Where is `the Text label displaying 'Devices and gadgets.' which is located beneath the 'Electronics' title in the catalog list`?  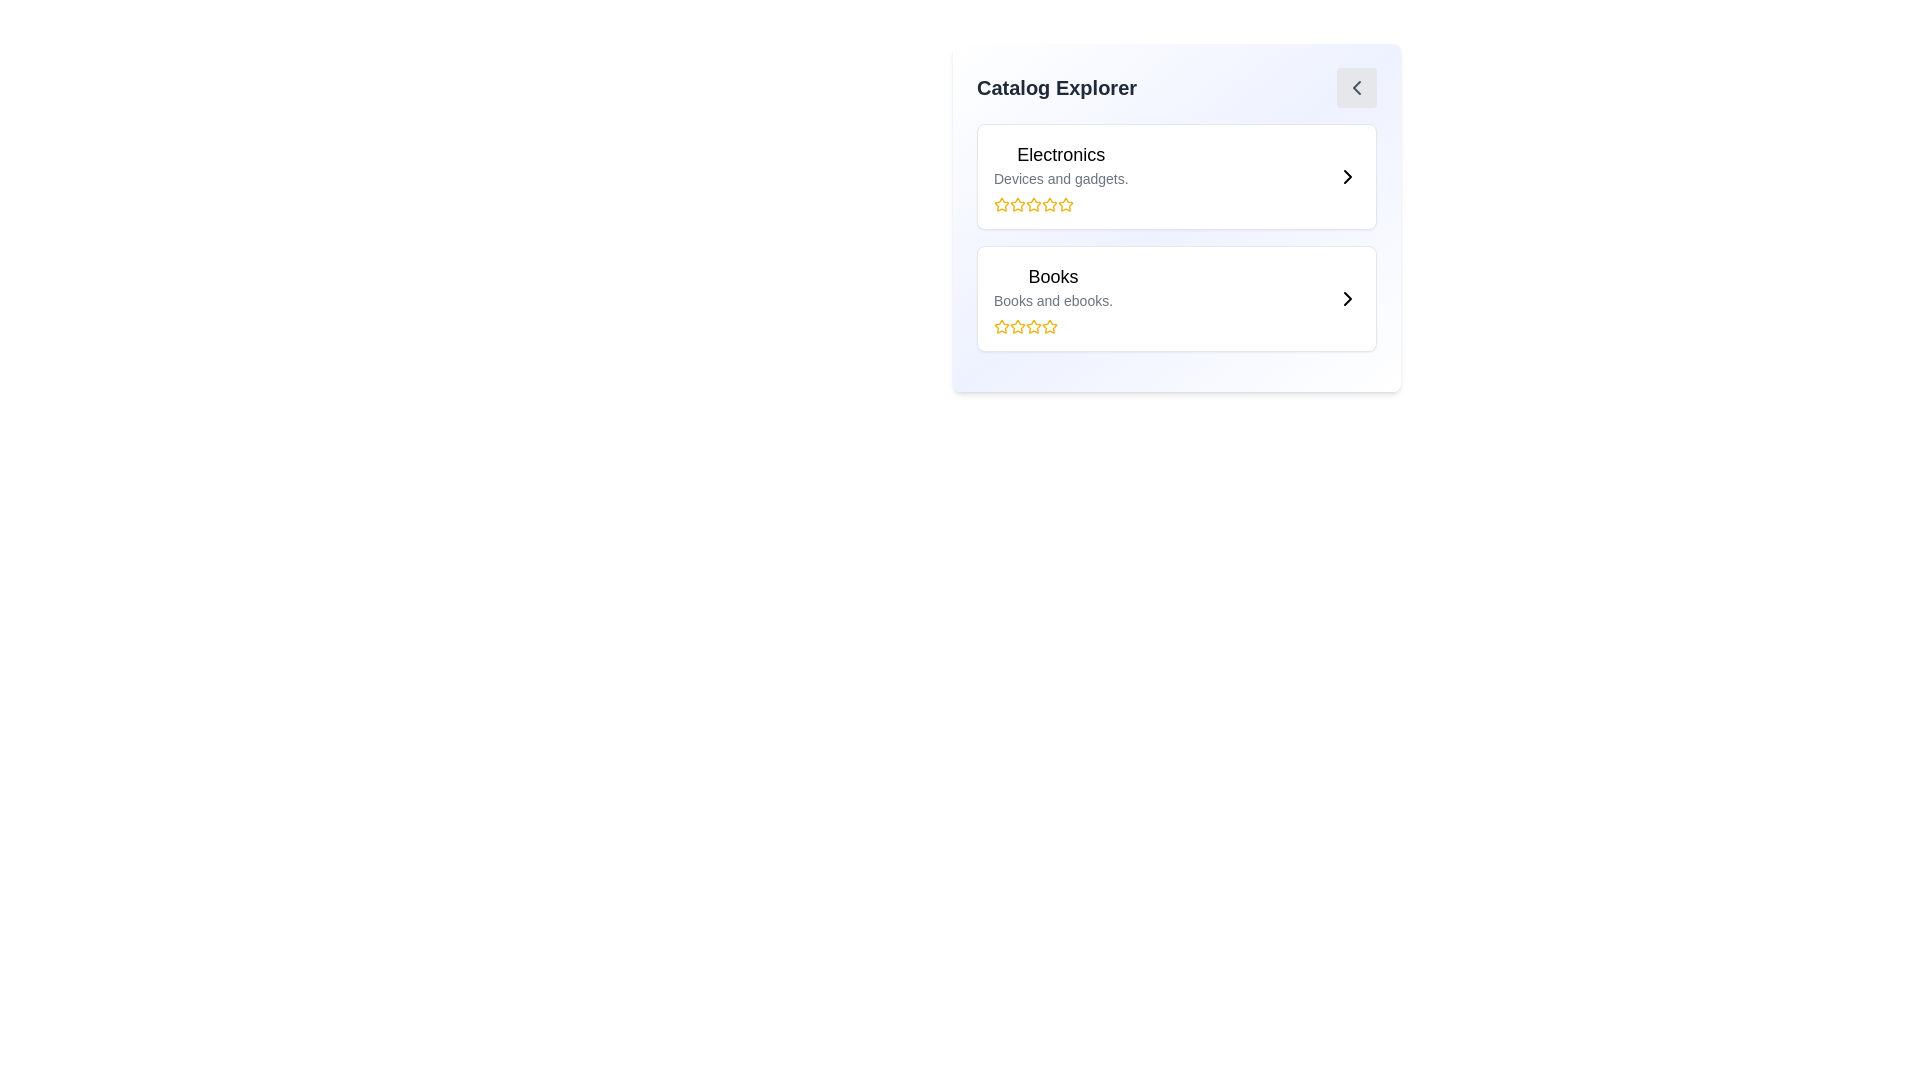
the Text label displaying 'Devices and gadgets.' which is located beneath the 'Electronics' title in the catalog list is located at coordinates (1060, 177).